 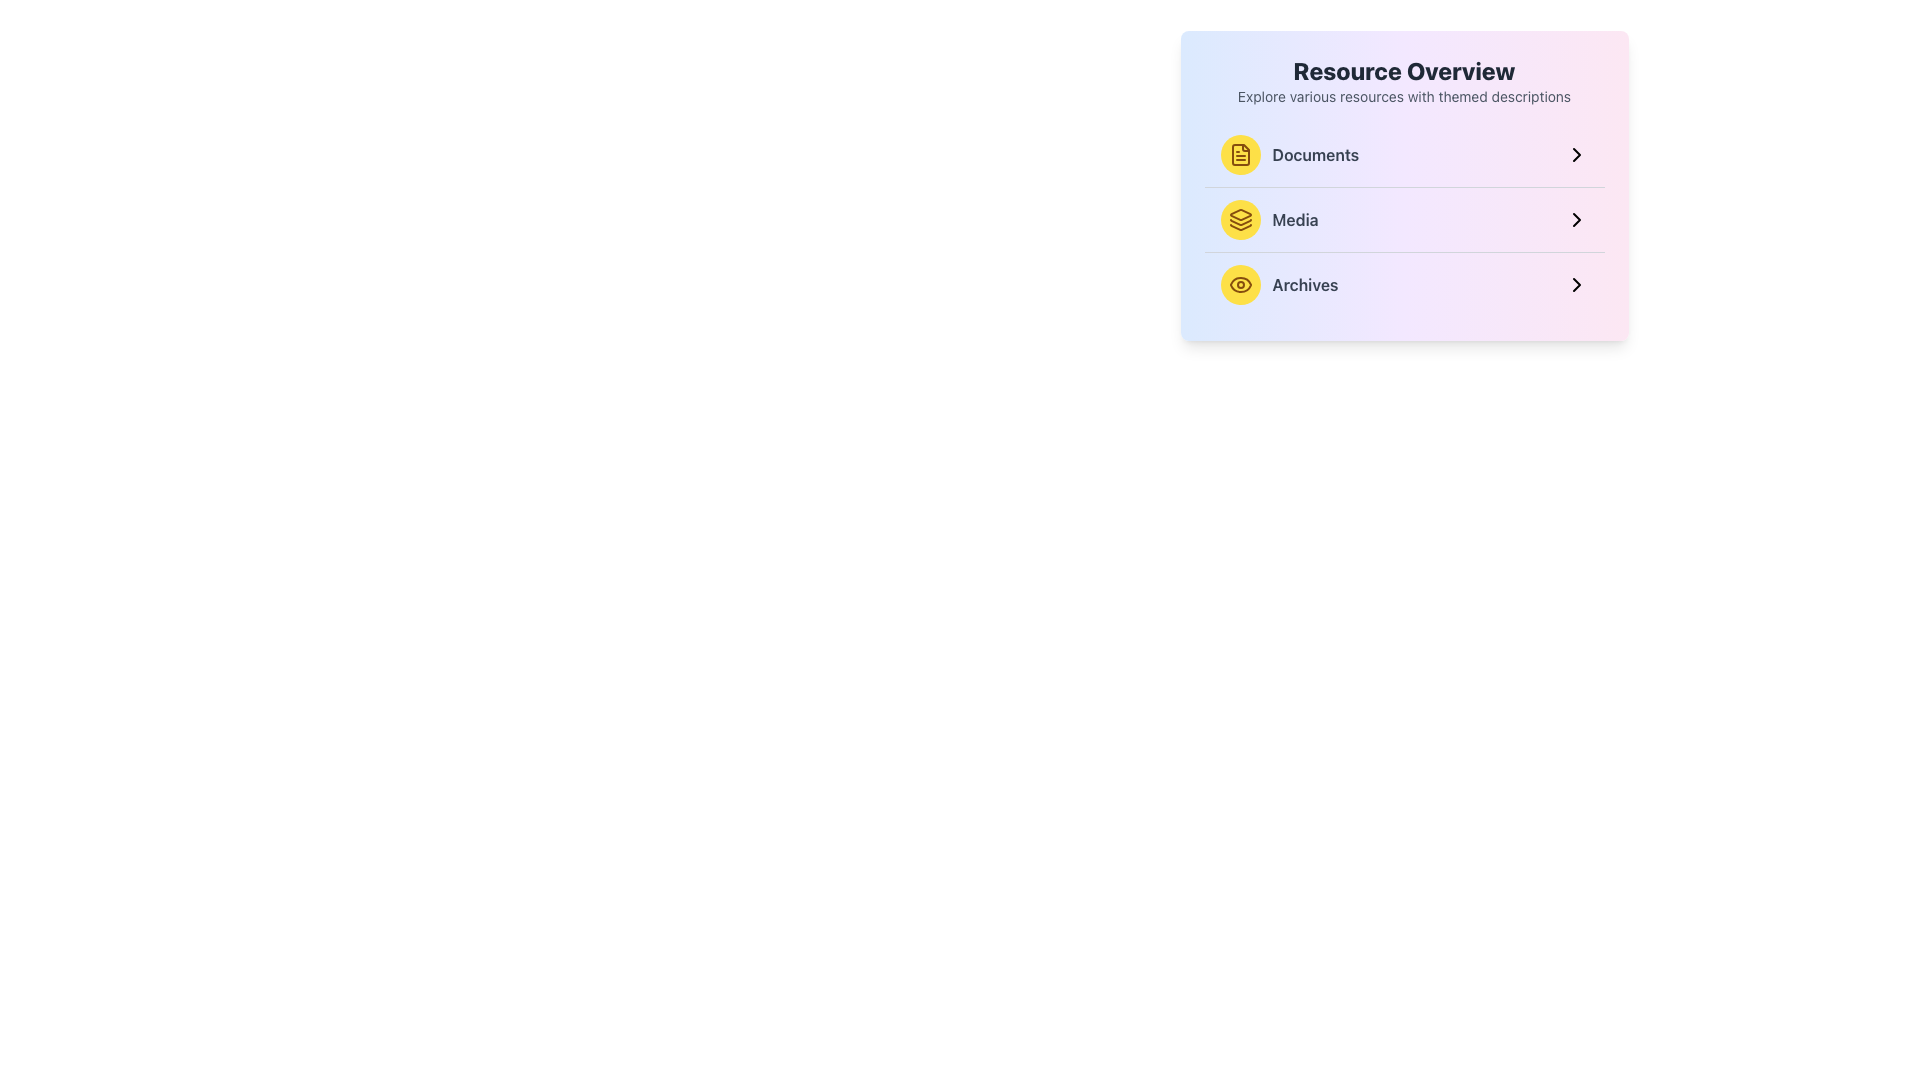 What do you see at coordinates (1267, 219) in the screenshot?
I see `the second menu item labeled 'Media' in the 'Resource Overview' card by clicking on it` at bounding box center [1267, 219].